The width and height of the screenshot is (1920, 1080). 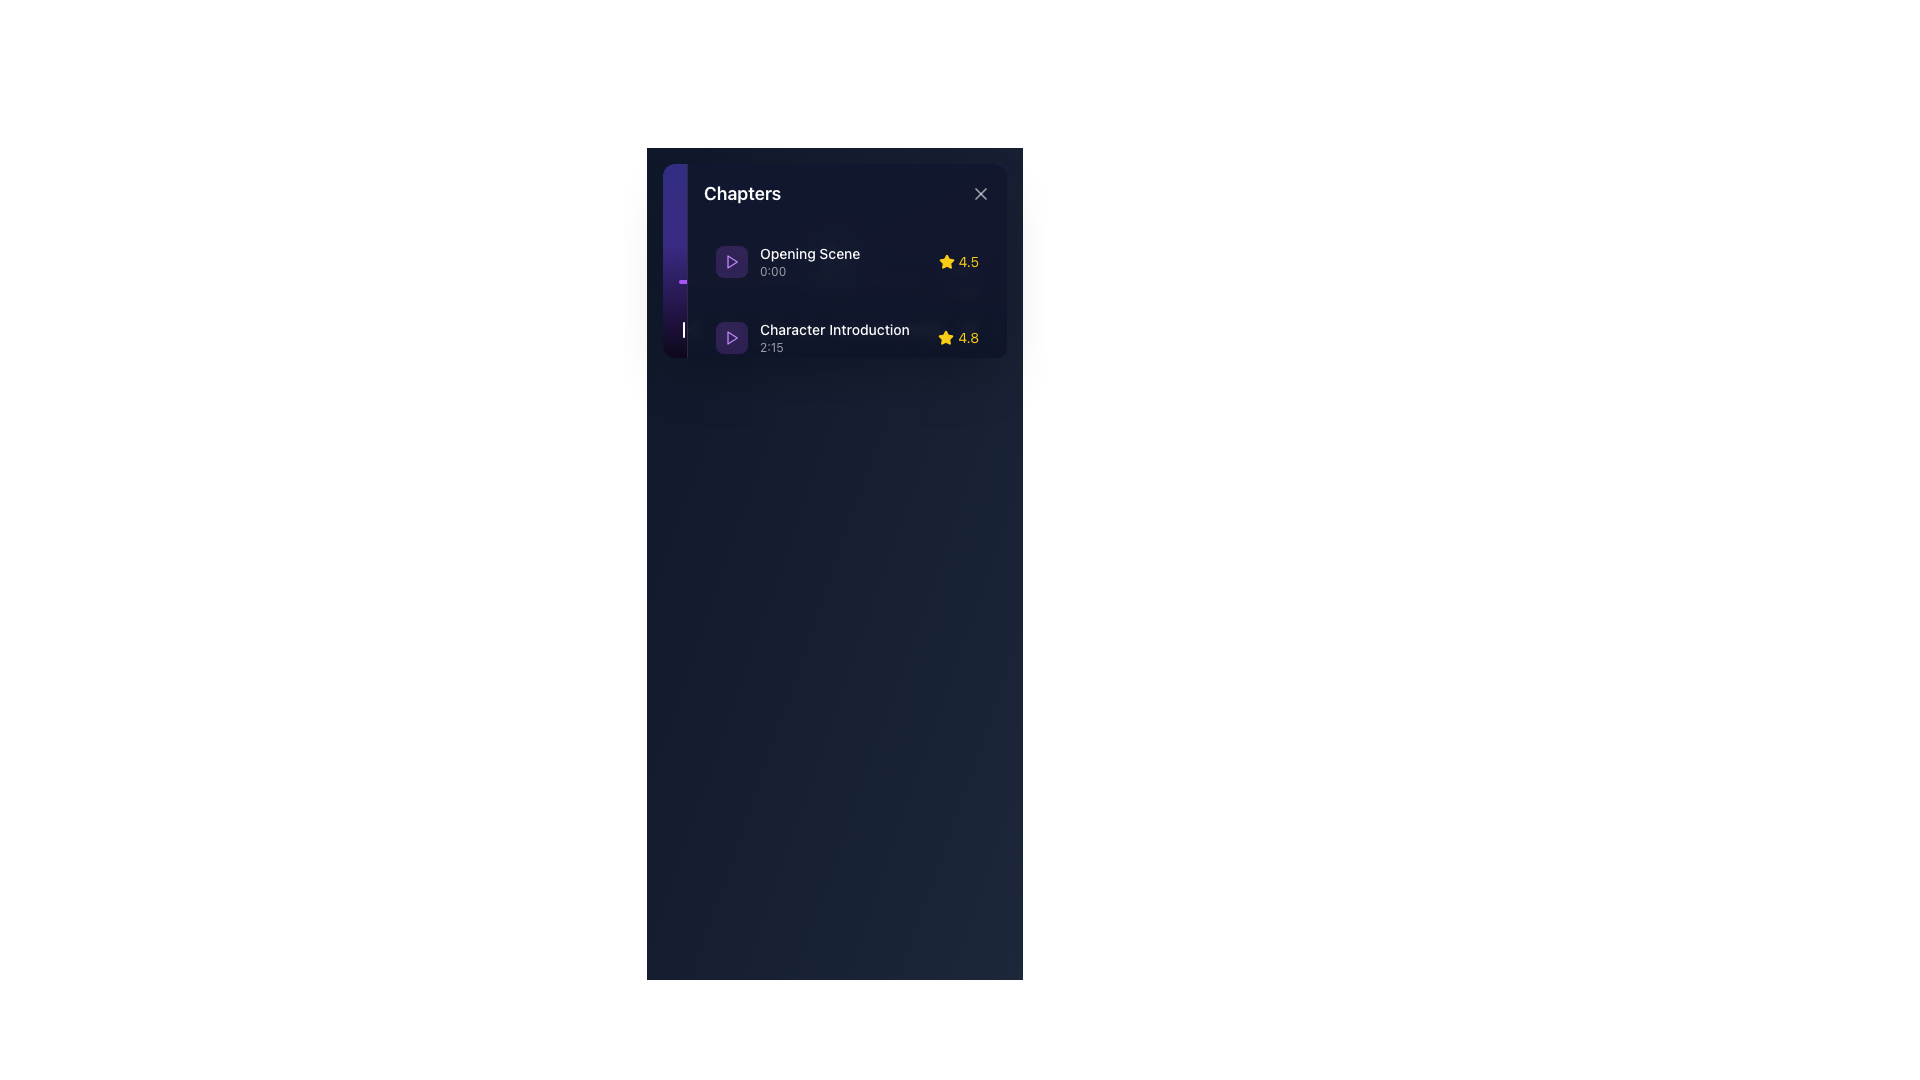 What do you see at coordinates (730, 337) in the screenshot?
I see `the 'Play' button for the content labeled 'Character Introduction' to trigger visual feedback` at bounding box center [730, 337].